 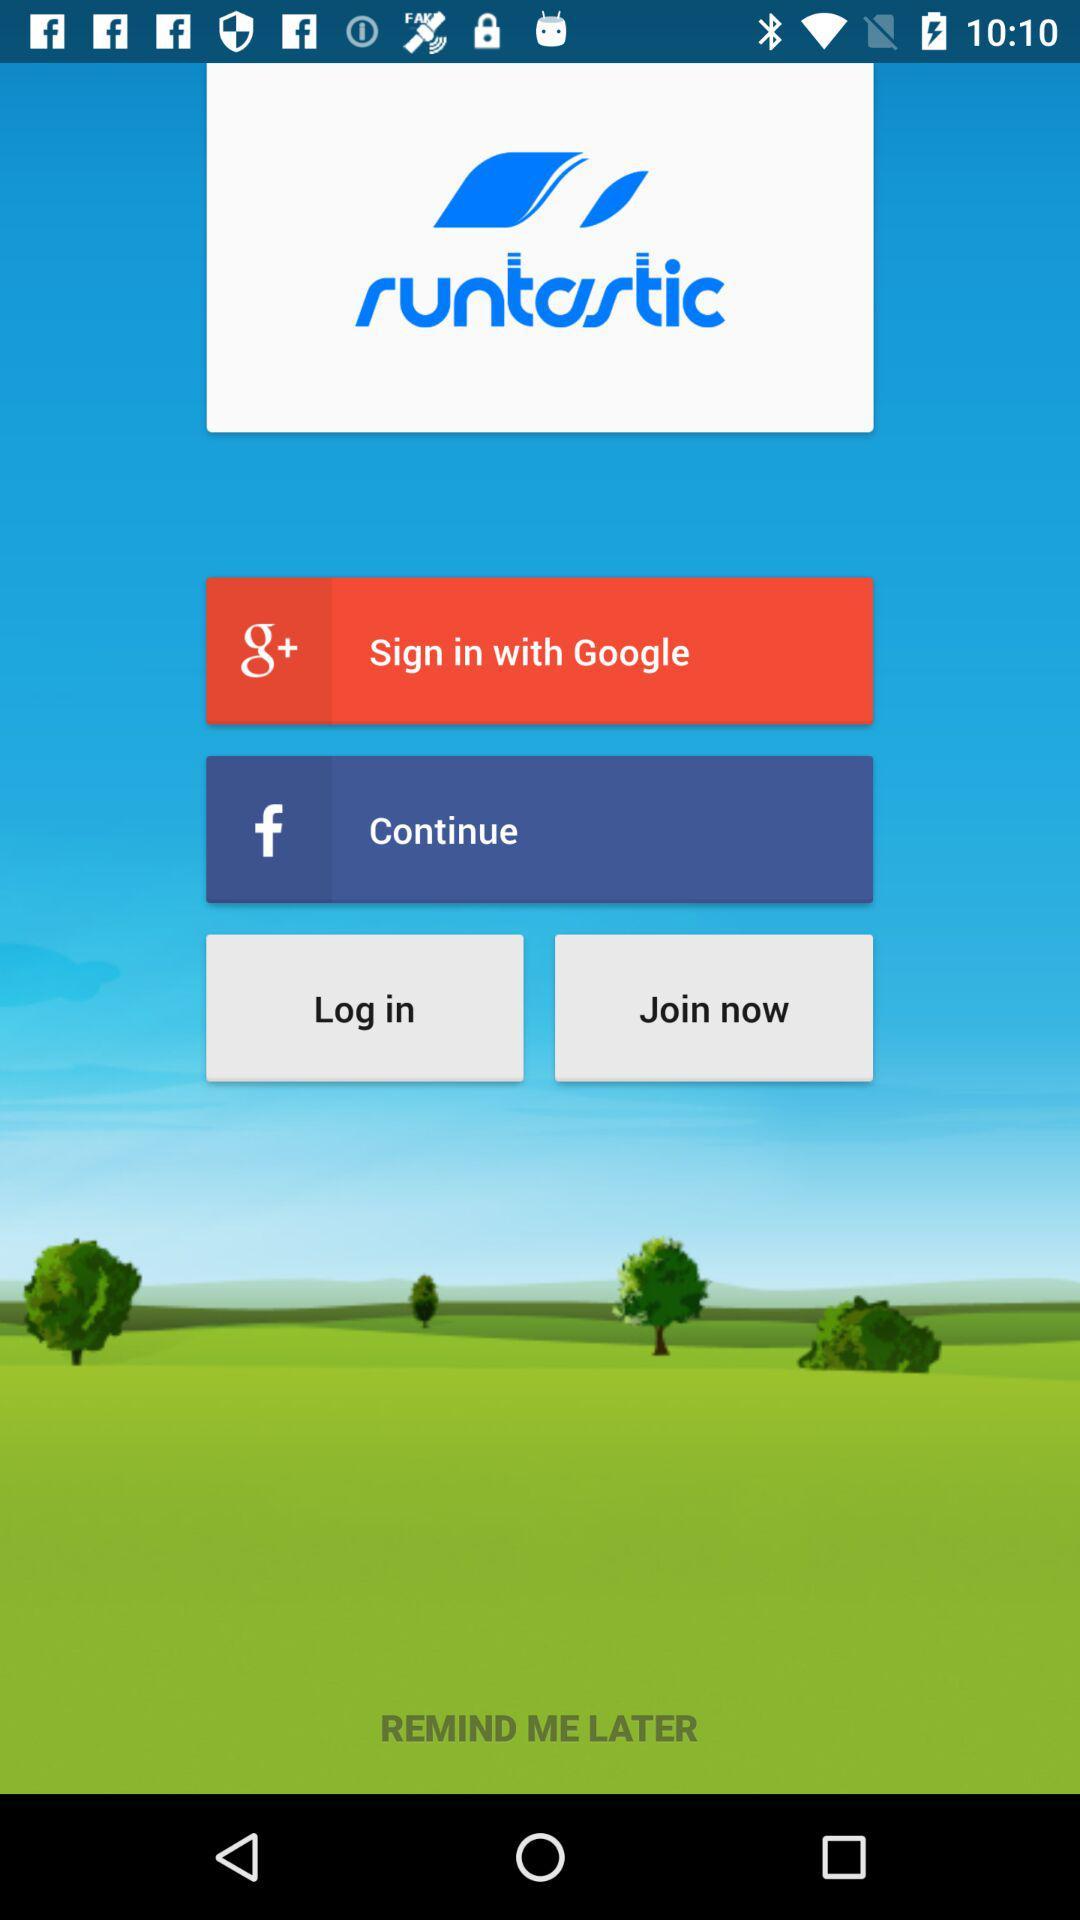 I want to click on icon below the sign in with item, so click(x=538, y=829).